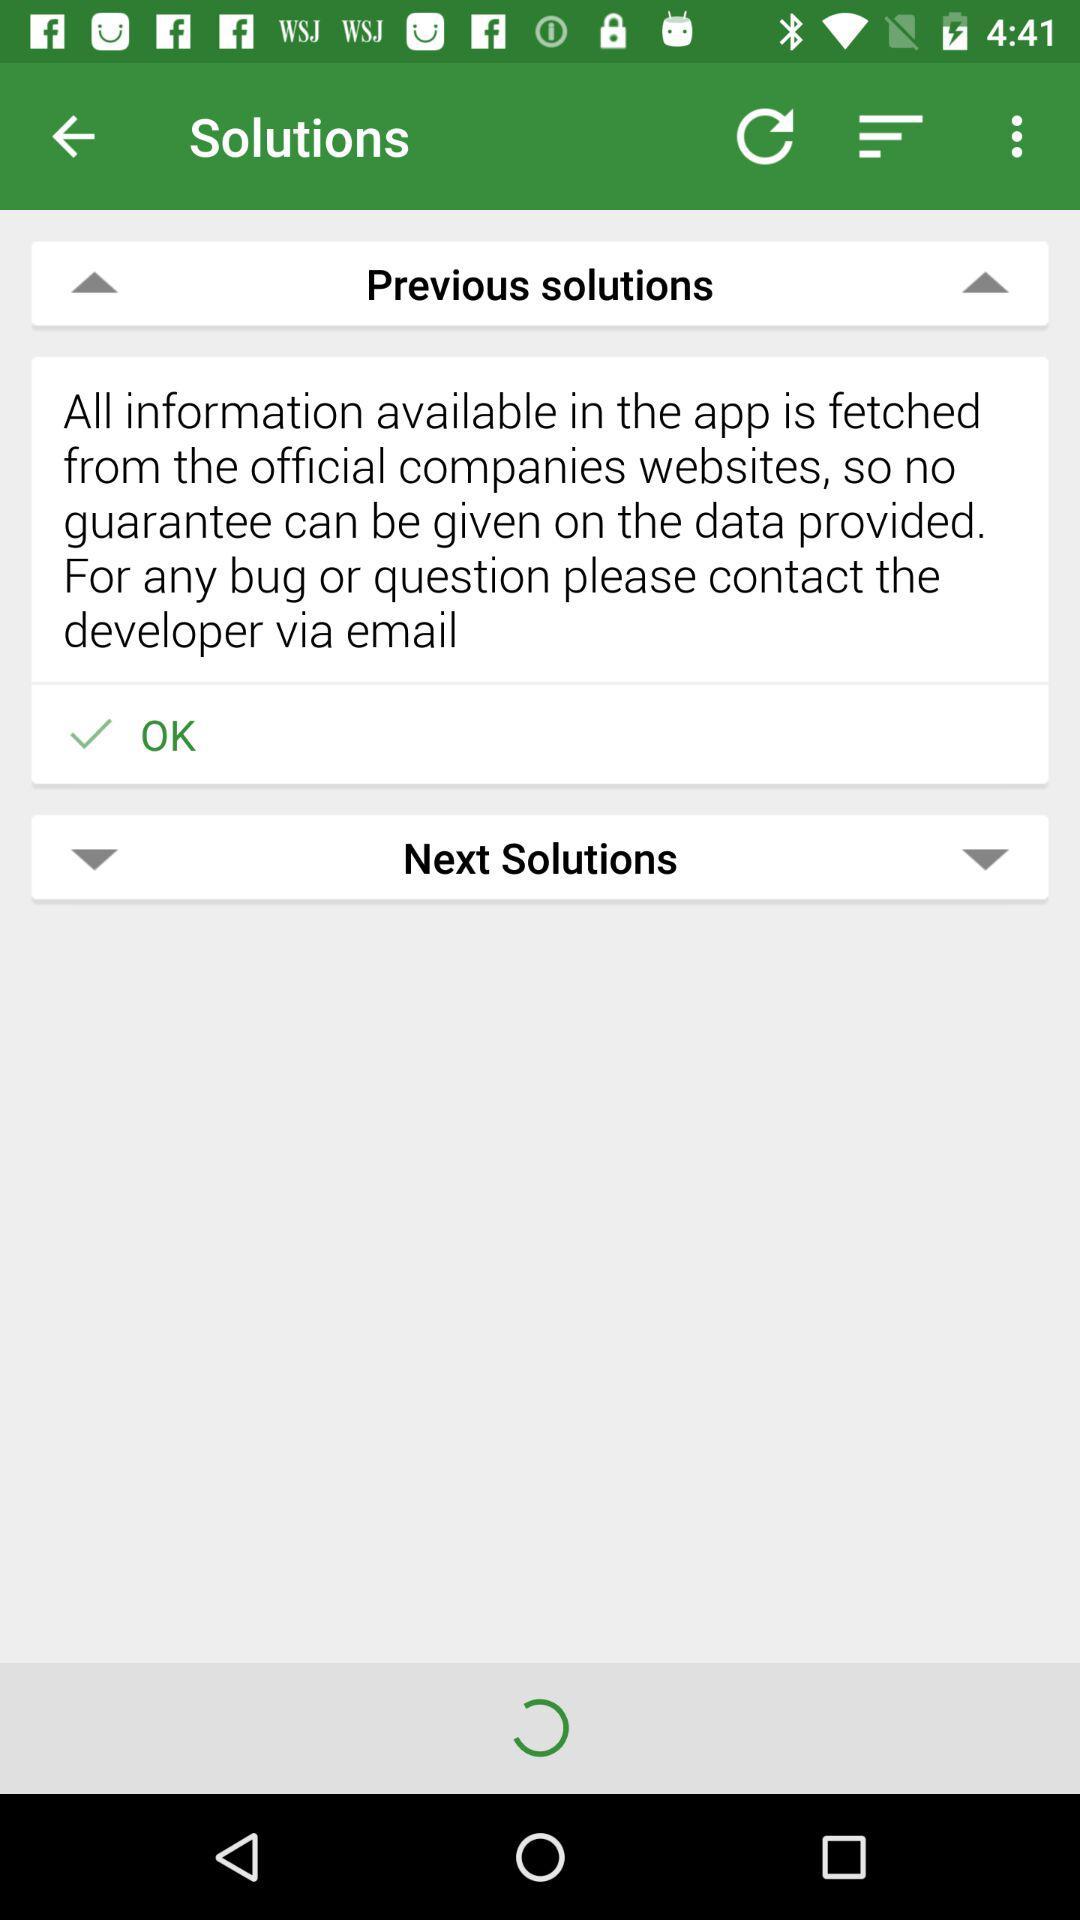 The image size is (1080, 1920). Describe the element at coordinates (88, 135) in the screenshot. I see `previous page` at that location.